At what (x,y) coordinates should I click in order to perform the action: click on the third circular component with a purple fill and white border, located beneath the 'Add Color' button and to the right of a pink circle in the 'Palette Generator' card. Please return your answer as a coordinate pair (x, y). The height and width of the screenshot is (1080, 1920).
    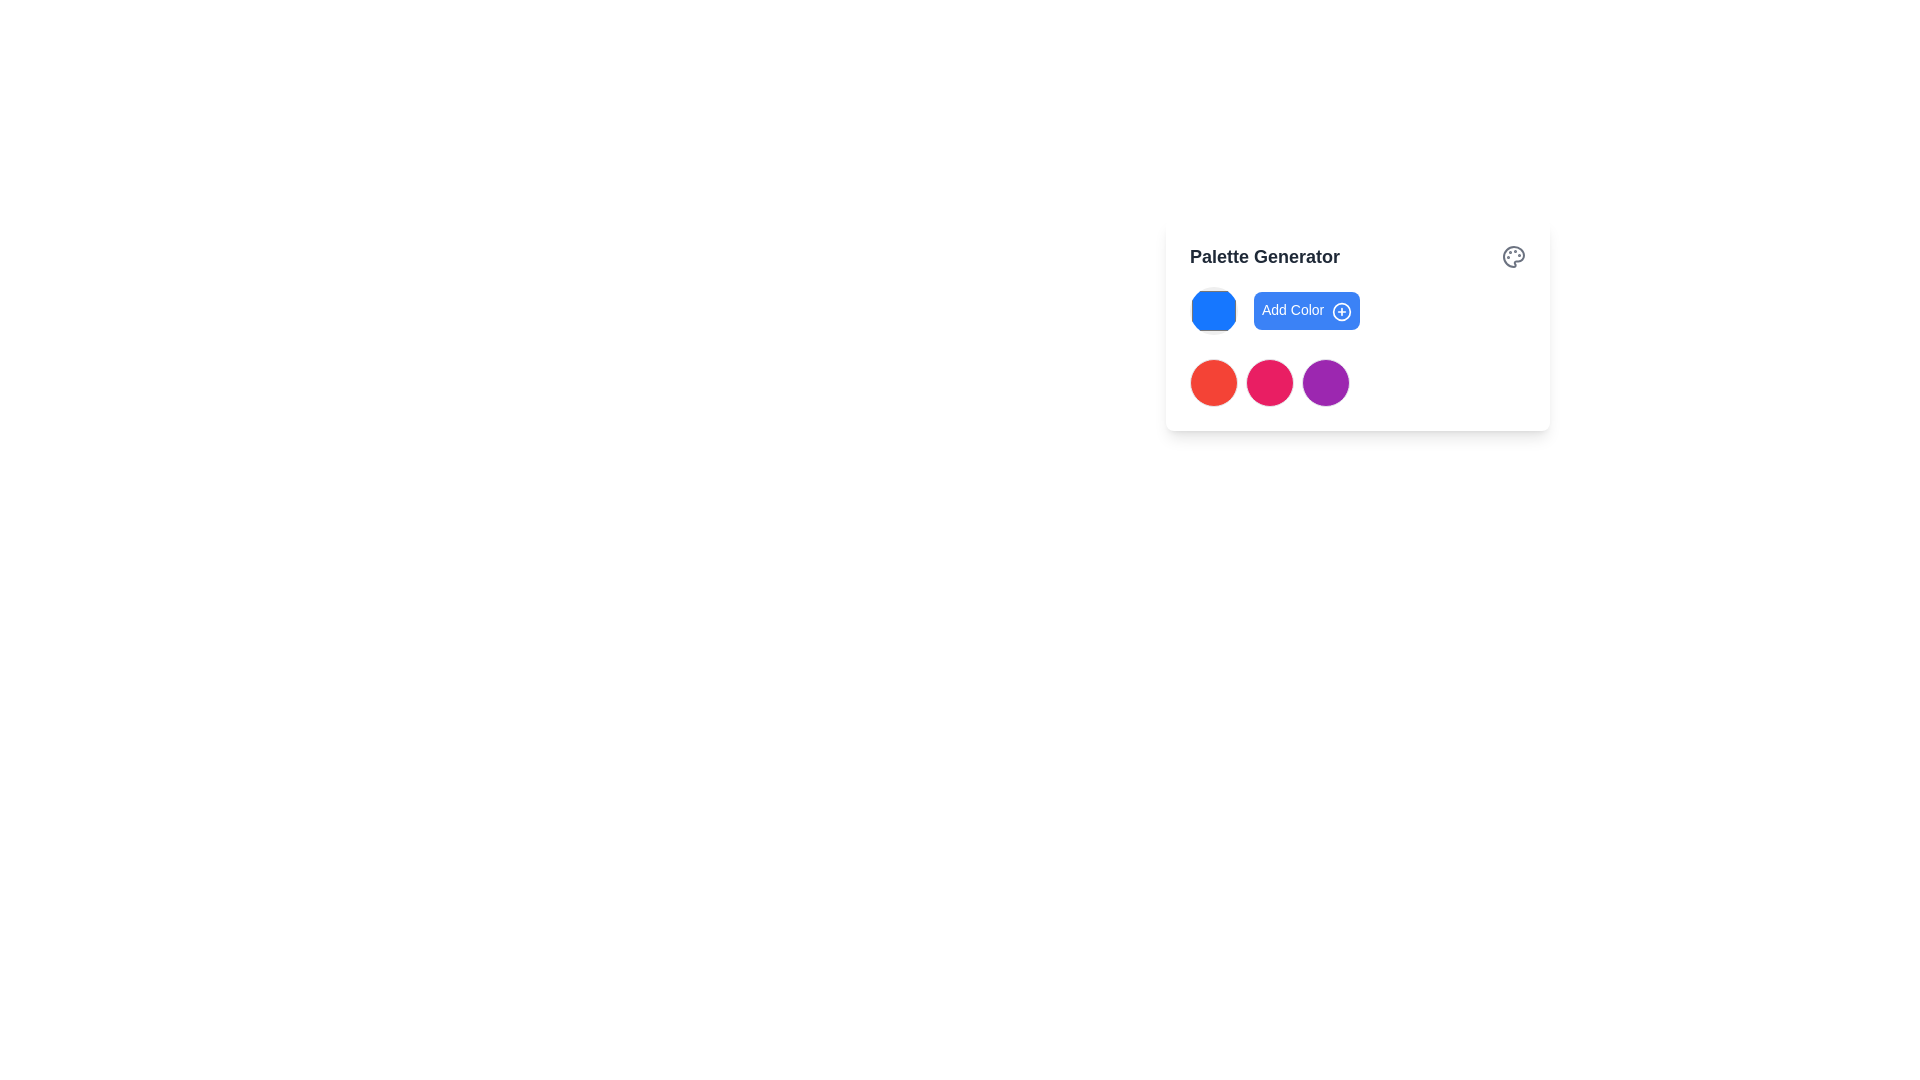
    Looking at the image, I should click on (1325, 382).